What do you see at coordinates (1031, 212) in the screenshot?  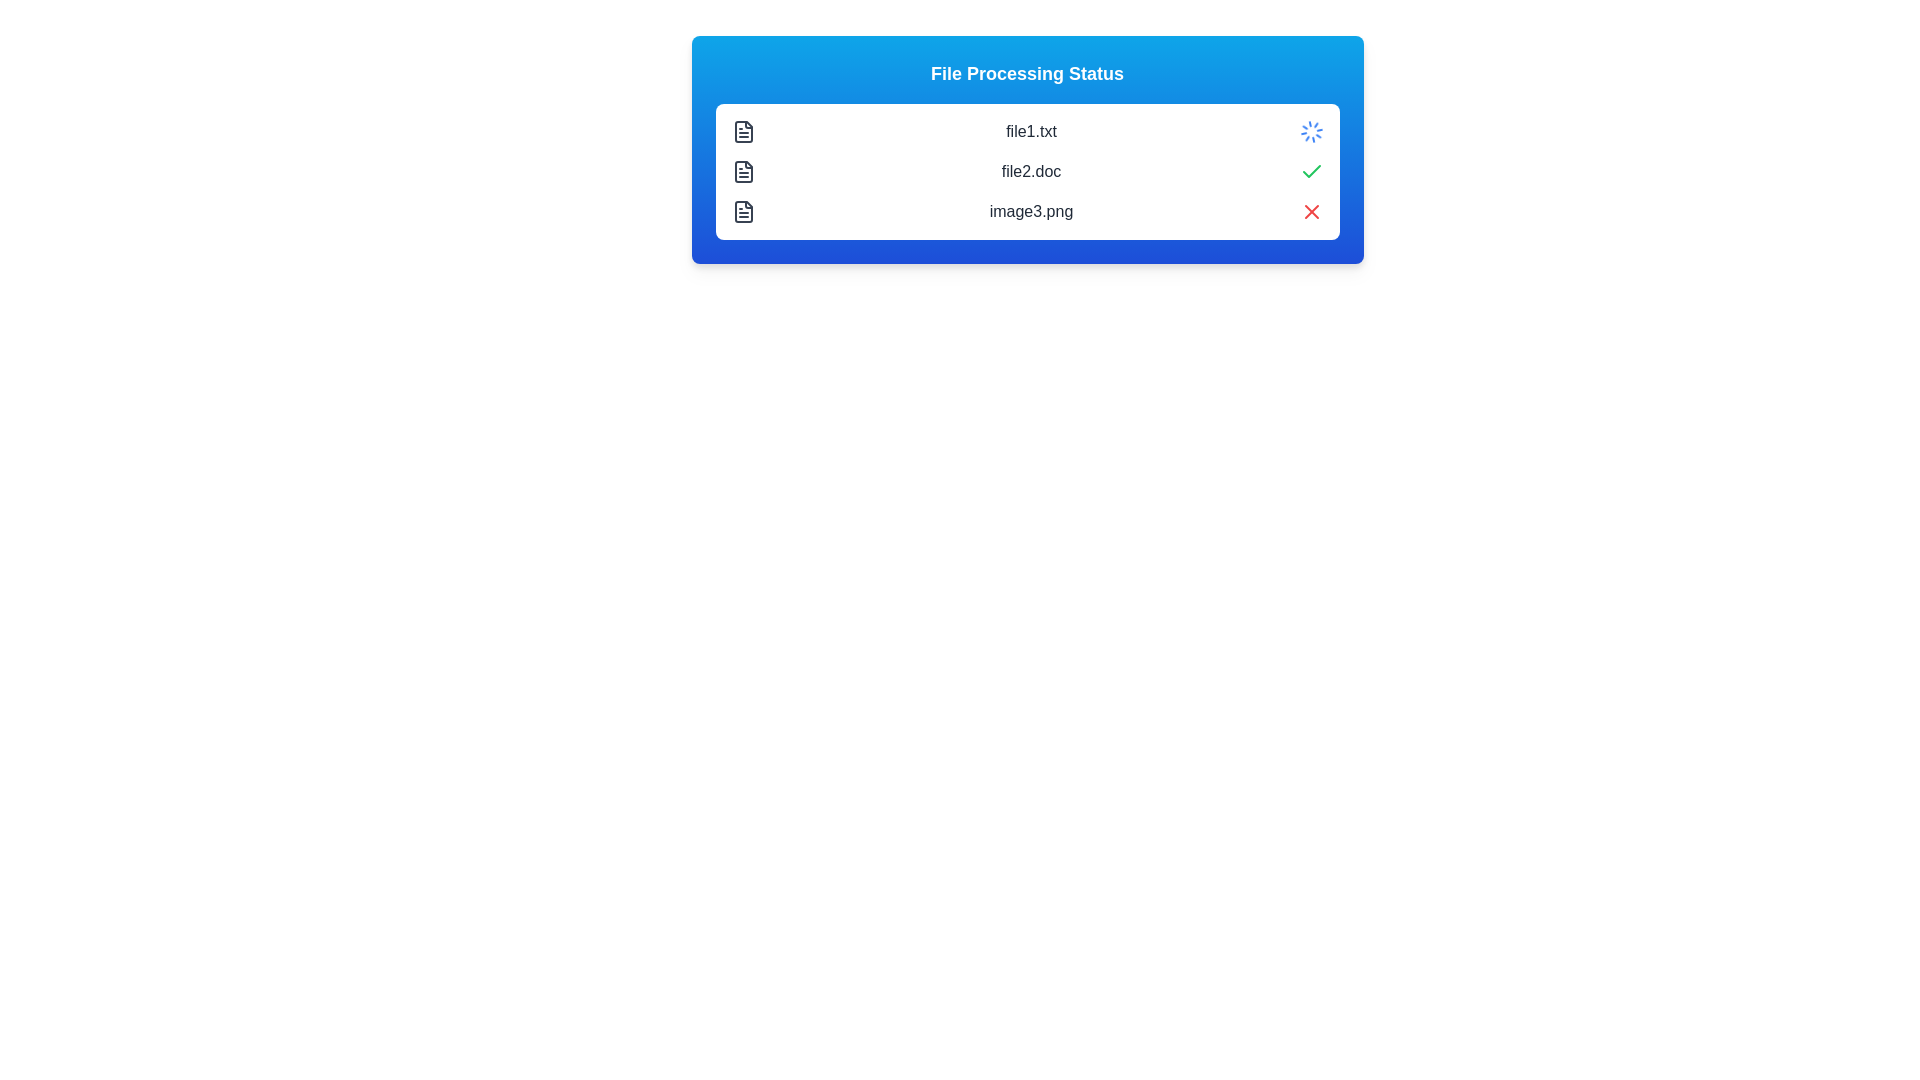 I see `the static text label displaying 'image3.png' styled in gray, positioned between an icon on the left and a red 'X' icon on the right` at bounding box center [1031, 212].